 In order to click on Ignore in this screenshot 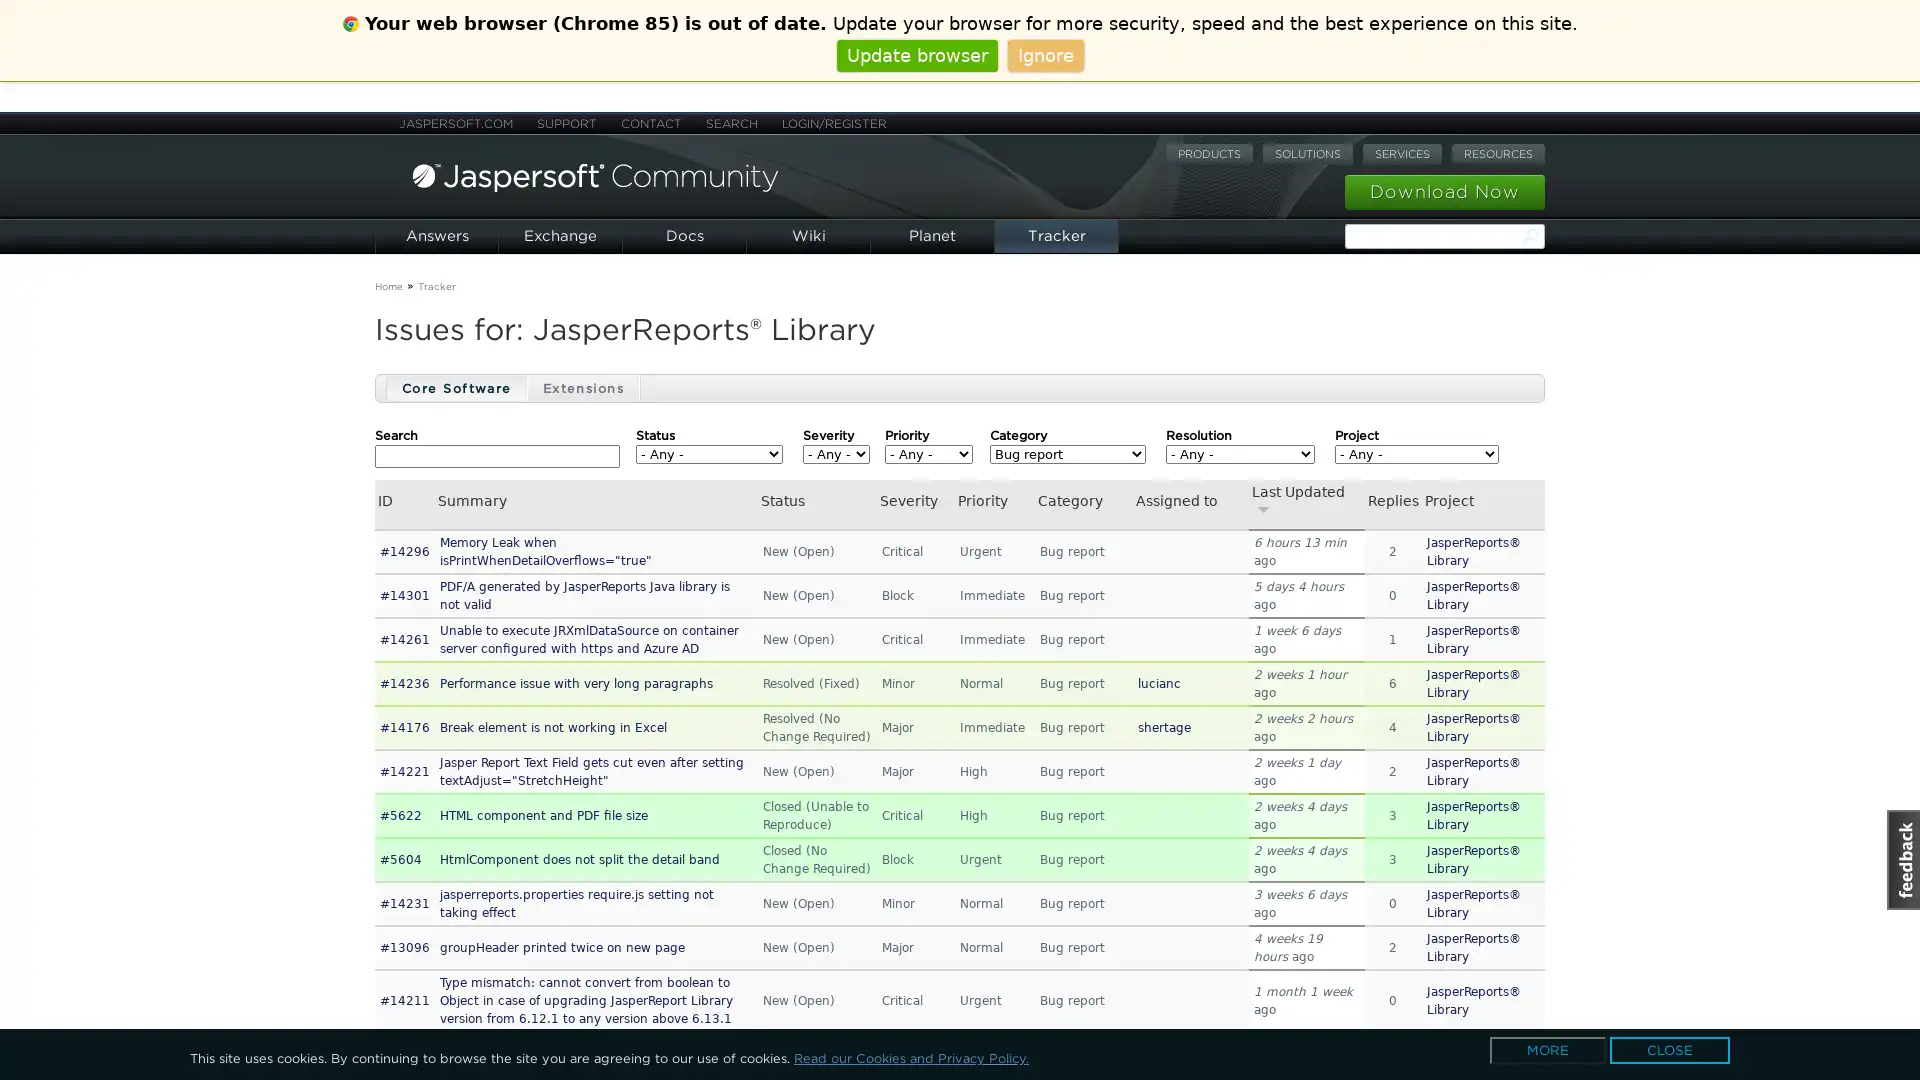, I will do `click(1044, 54)`.